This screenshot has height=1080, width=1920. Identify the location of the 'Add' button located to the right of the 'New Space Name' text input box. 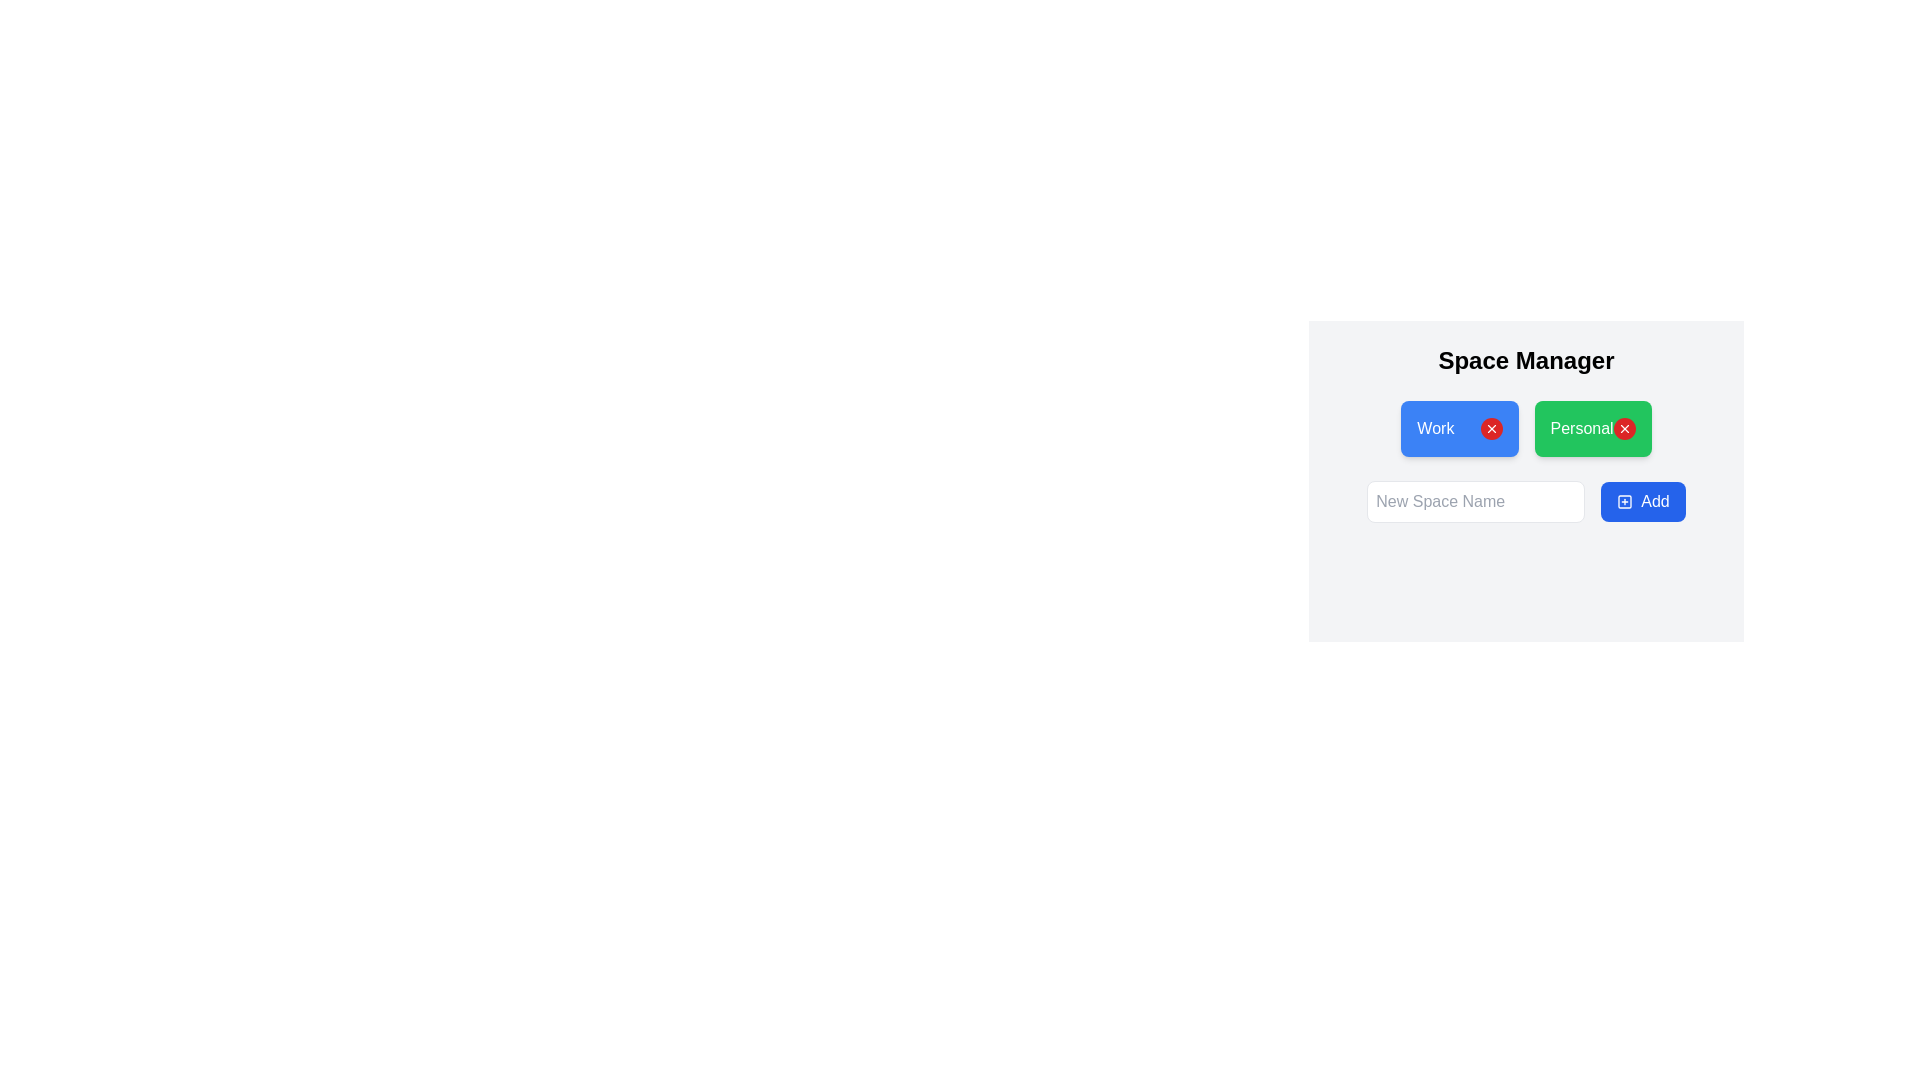
(1643, 500).